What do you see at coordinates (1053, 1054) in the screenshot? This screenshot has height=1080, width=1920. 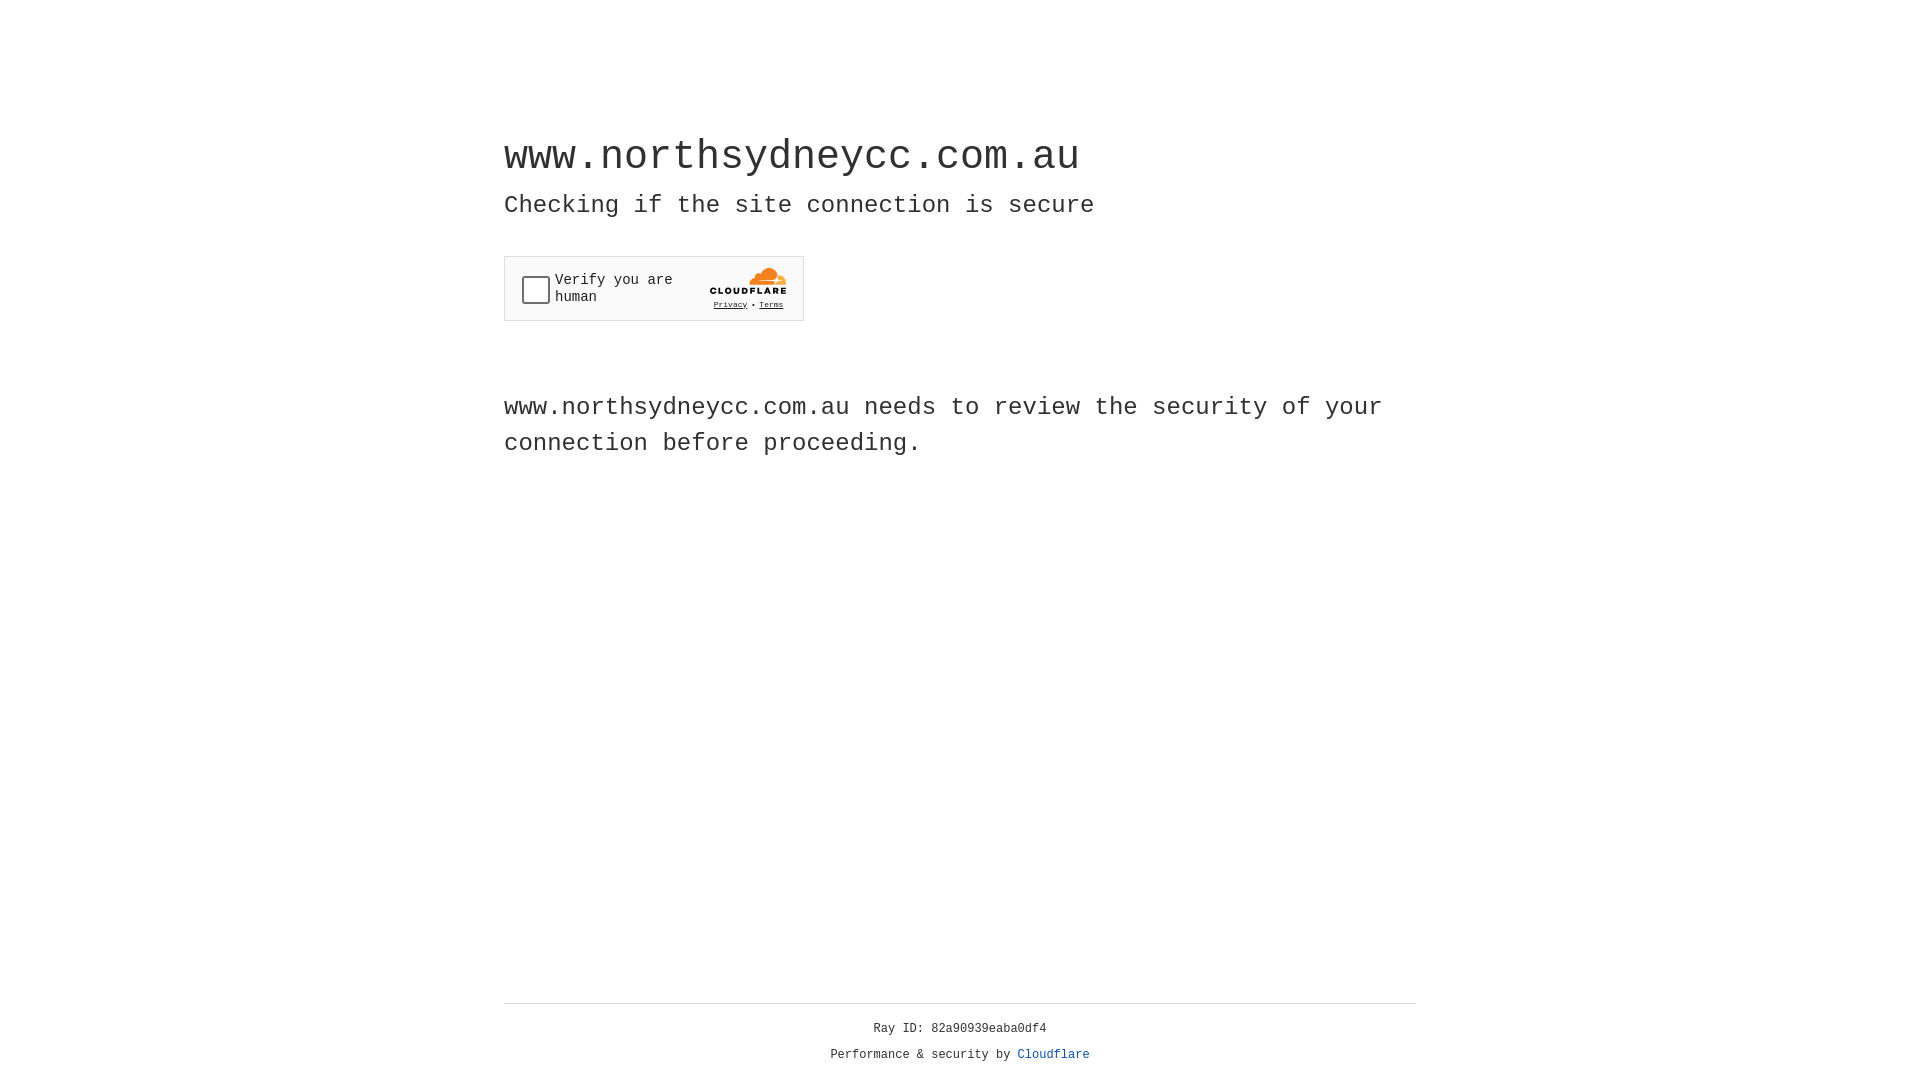 I see `'Cloudflare'` at bounding box center [1053, 1054].